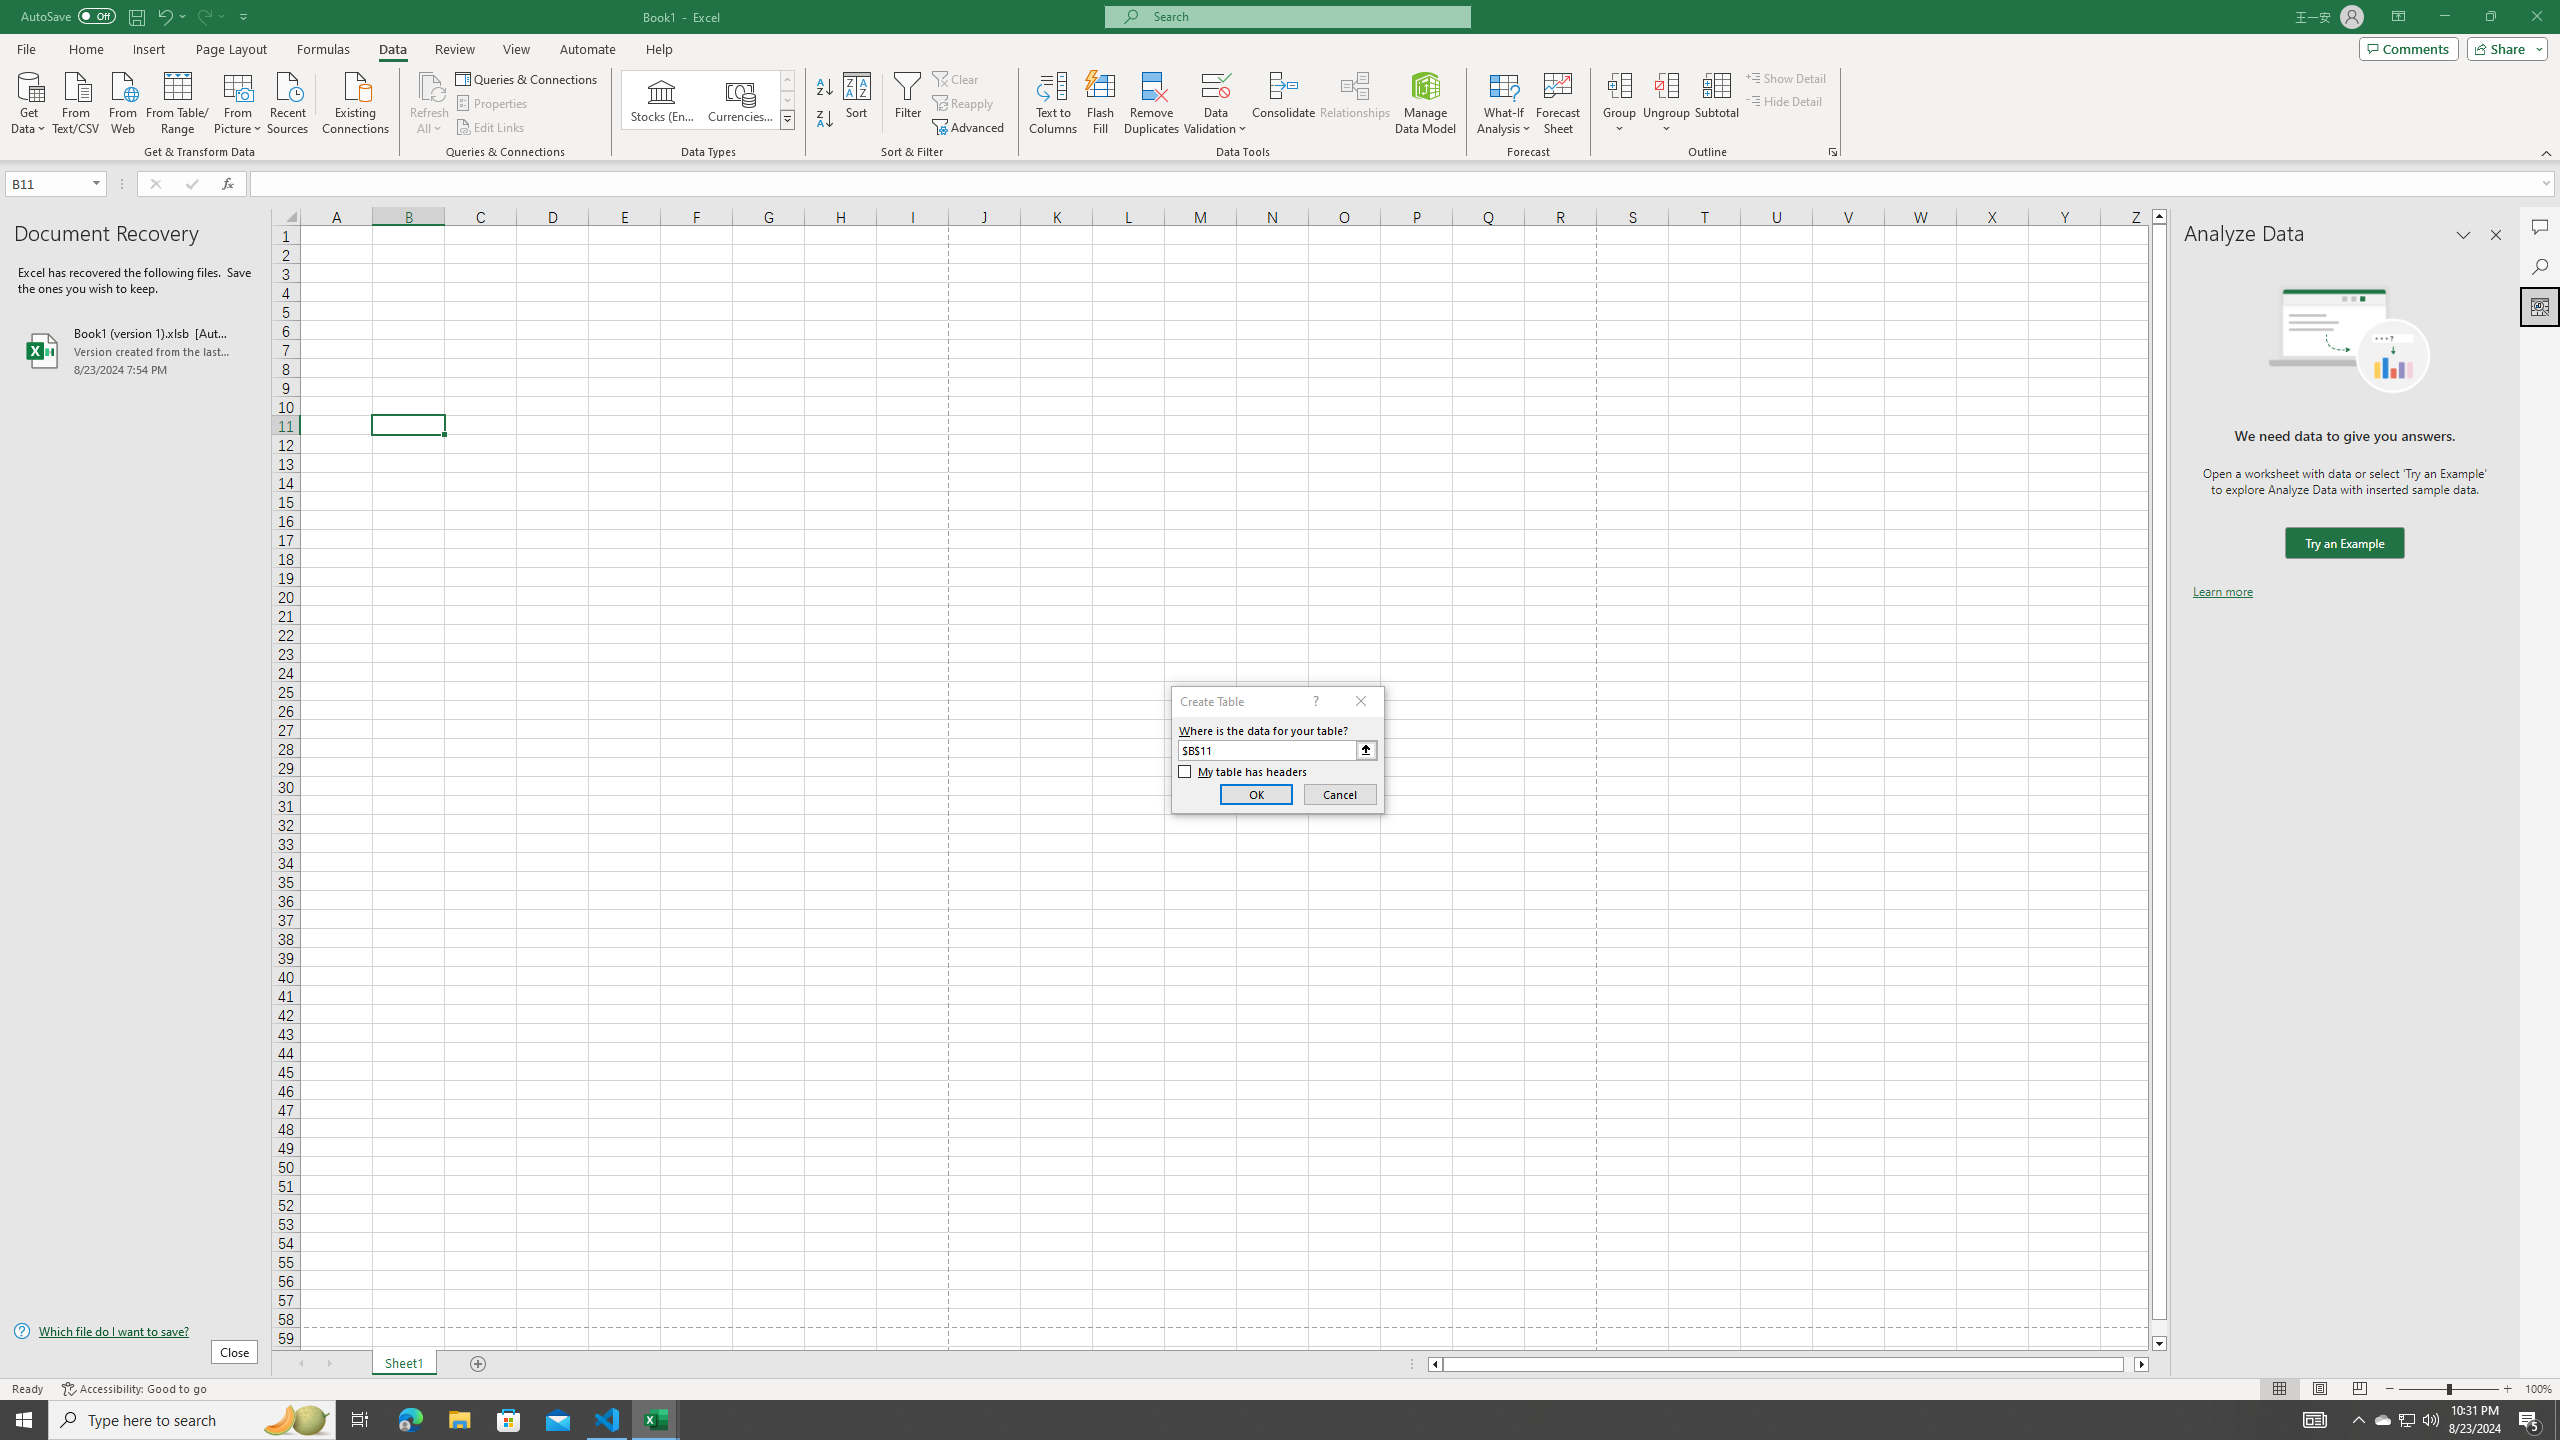 This screenshot has width=2560, height=1440. I want to click on 'We need data to give you answers. Try an Example', so click(2343, 543).